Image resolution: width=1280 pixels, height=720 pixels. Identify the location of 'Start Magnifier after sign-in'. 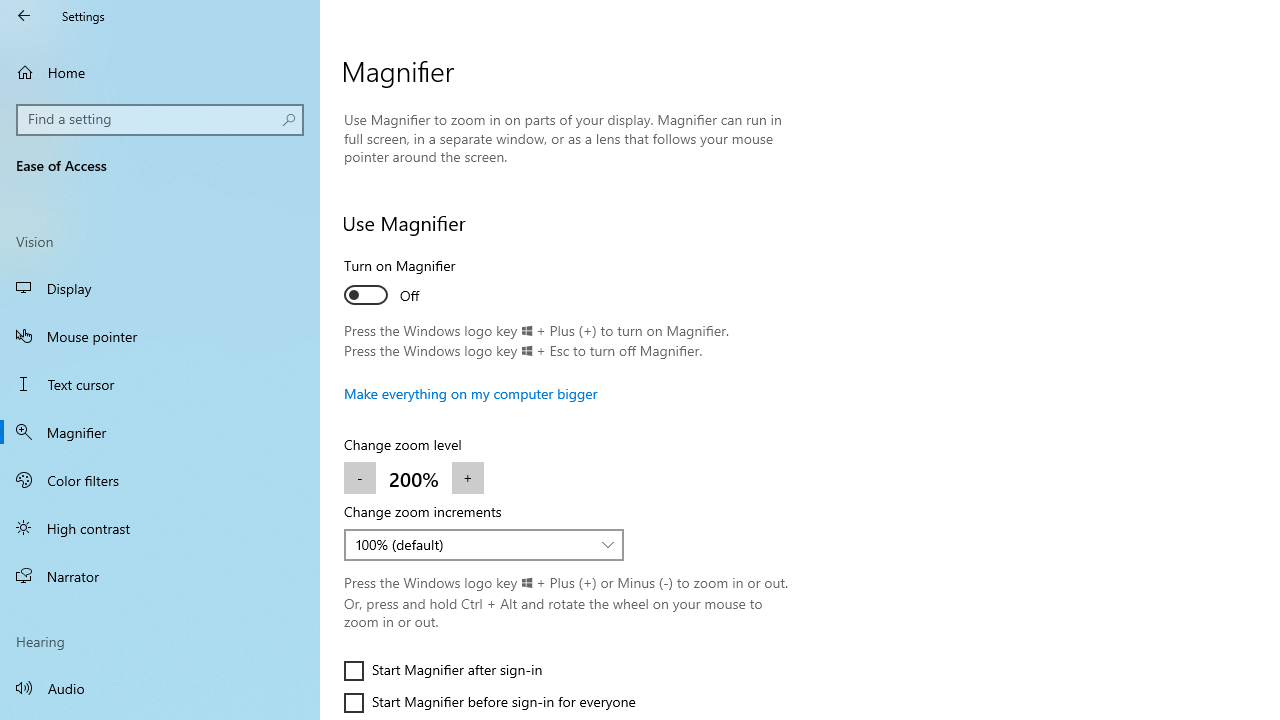
(442, 671).